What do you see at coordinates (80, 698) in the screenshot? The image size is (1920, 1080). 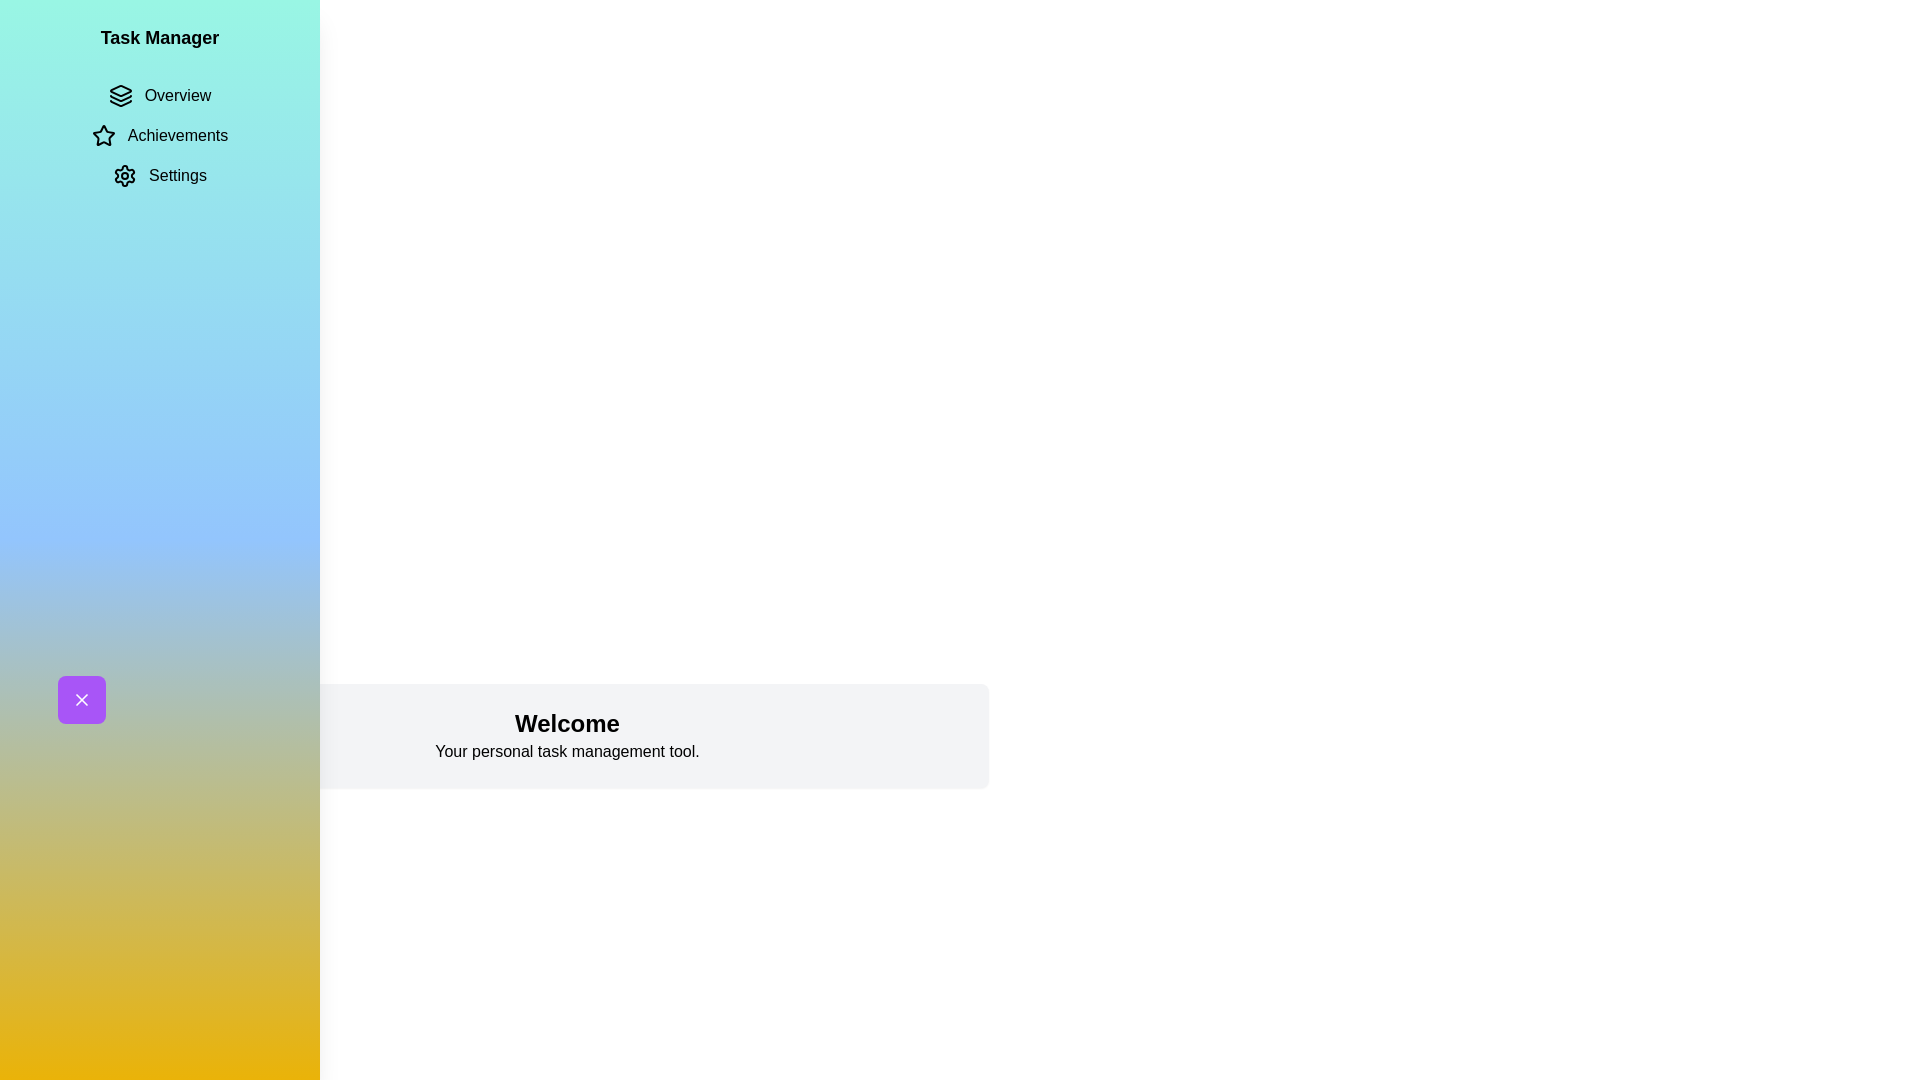 I see `the 'close' or 'dismiss' icon located at the bottom-left corner of the sidebar` at bounding box center [80, 698].